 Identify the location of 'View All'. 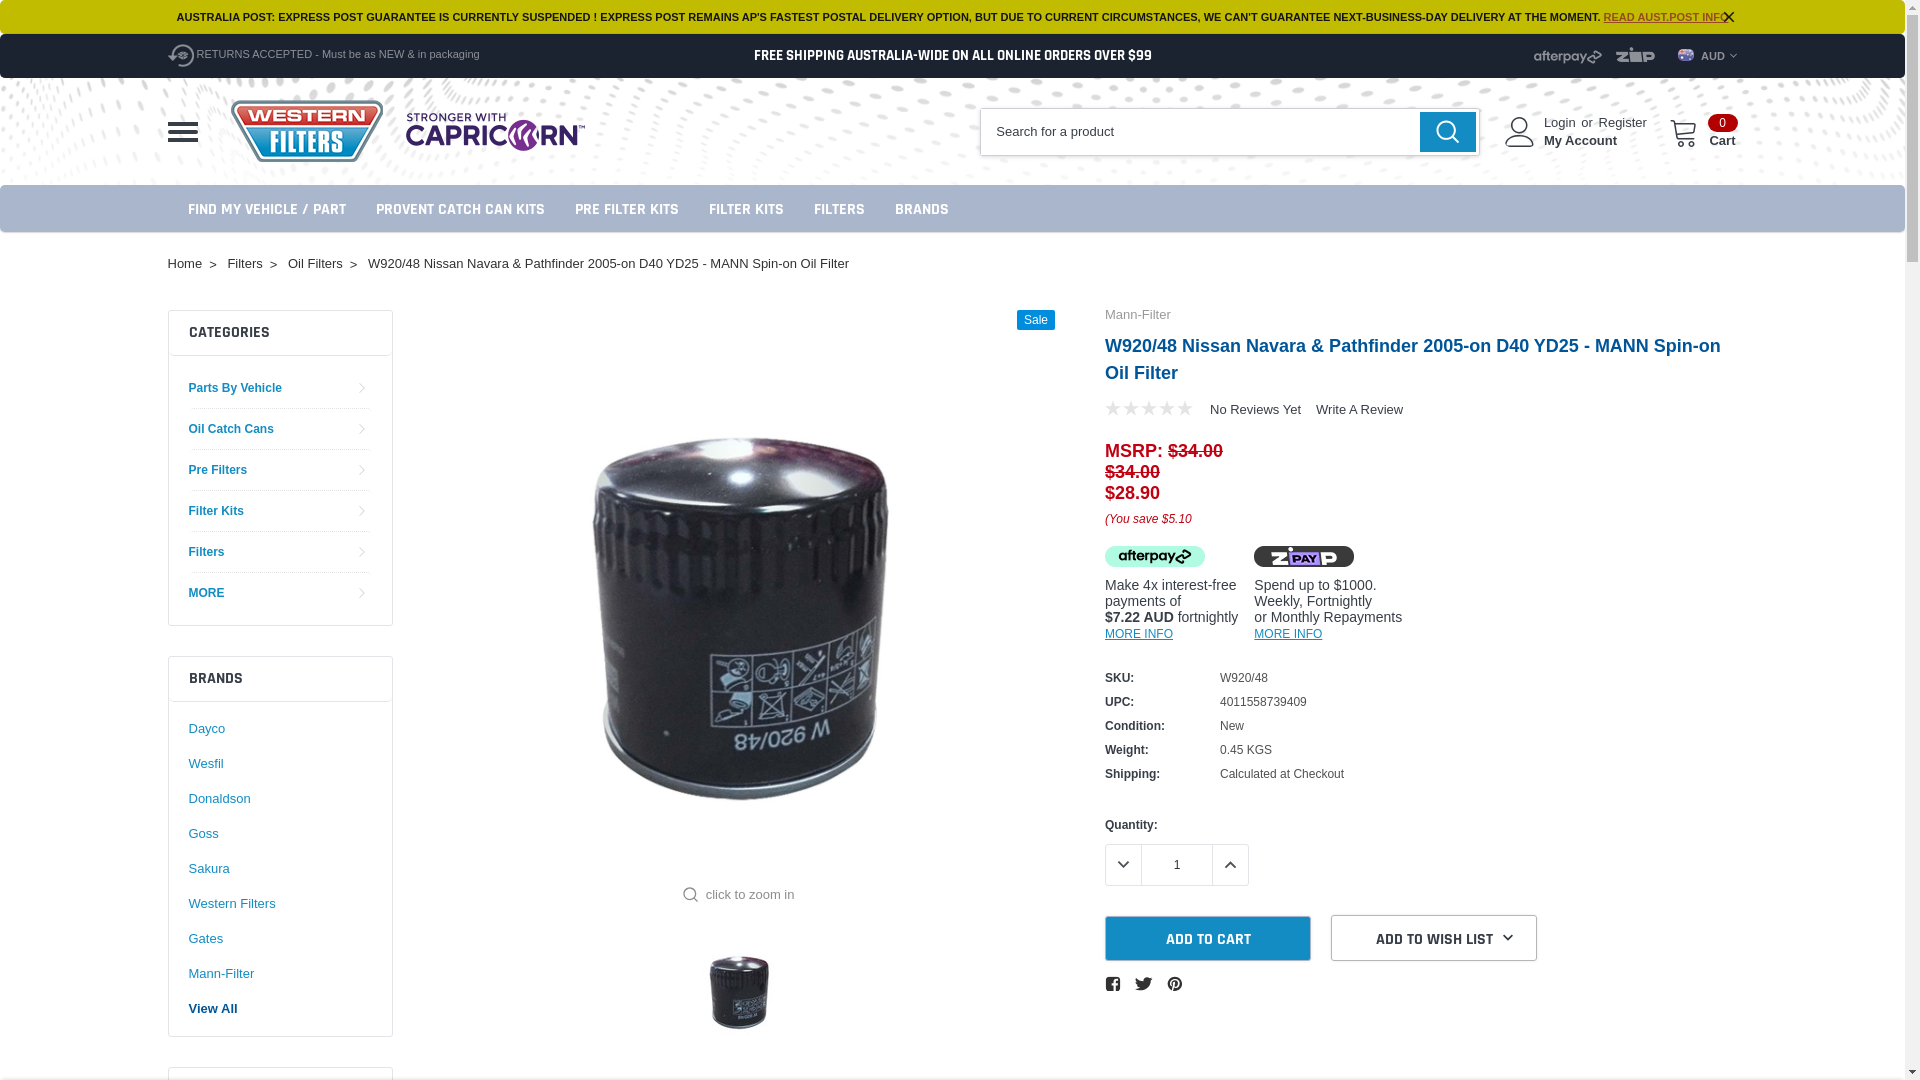
(212, 1009).